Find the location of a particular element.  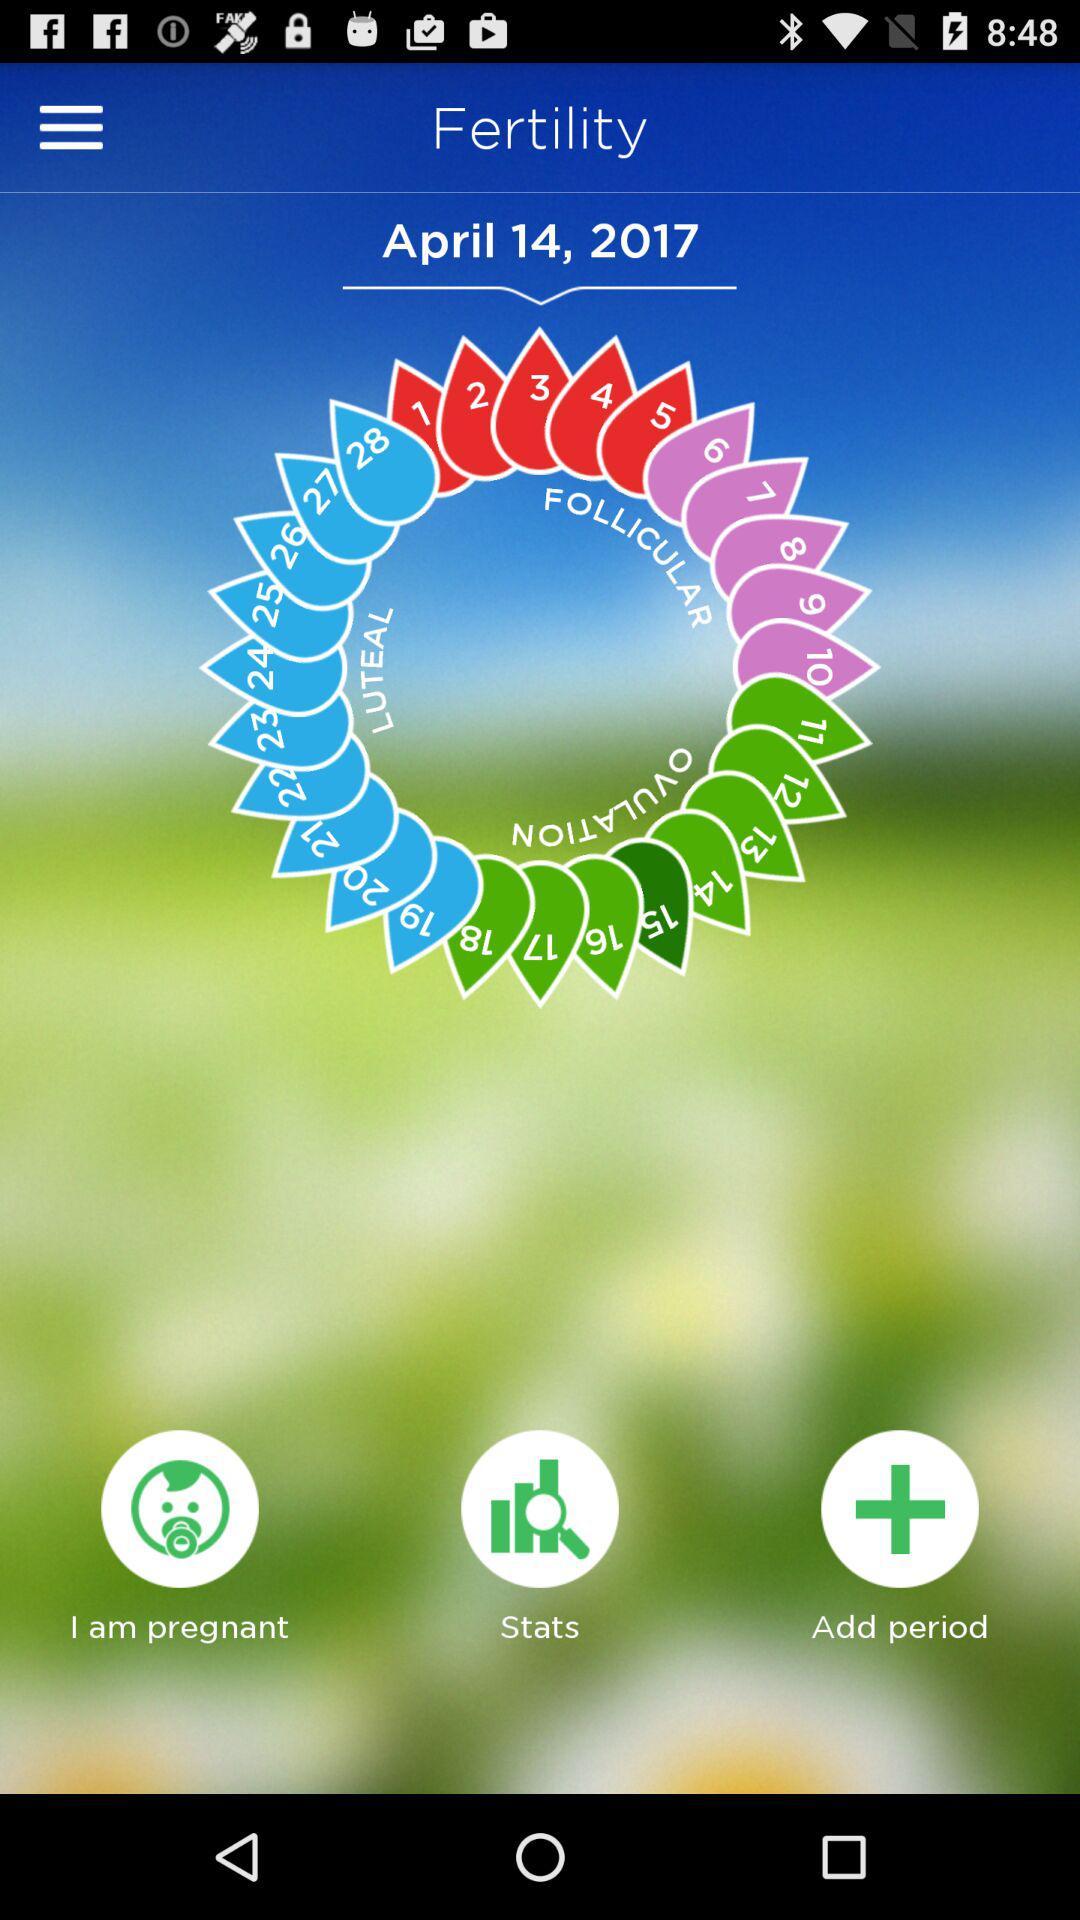

the add icon is located at coordinates (898, 1614).